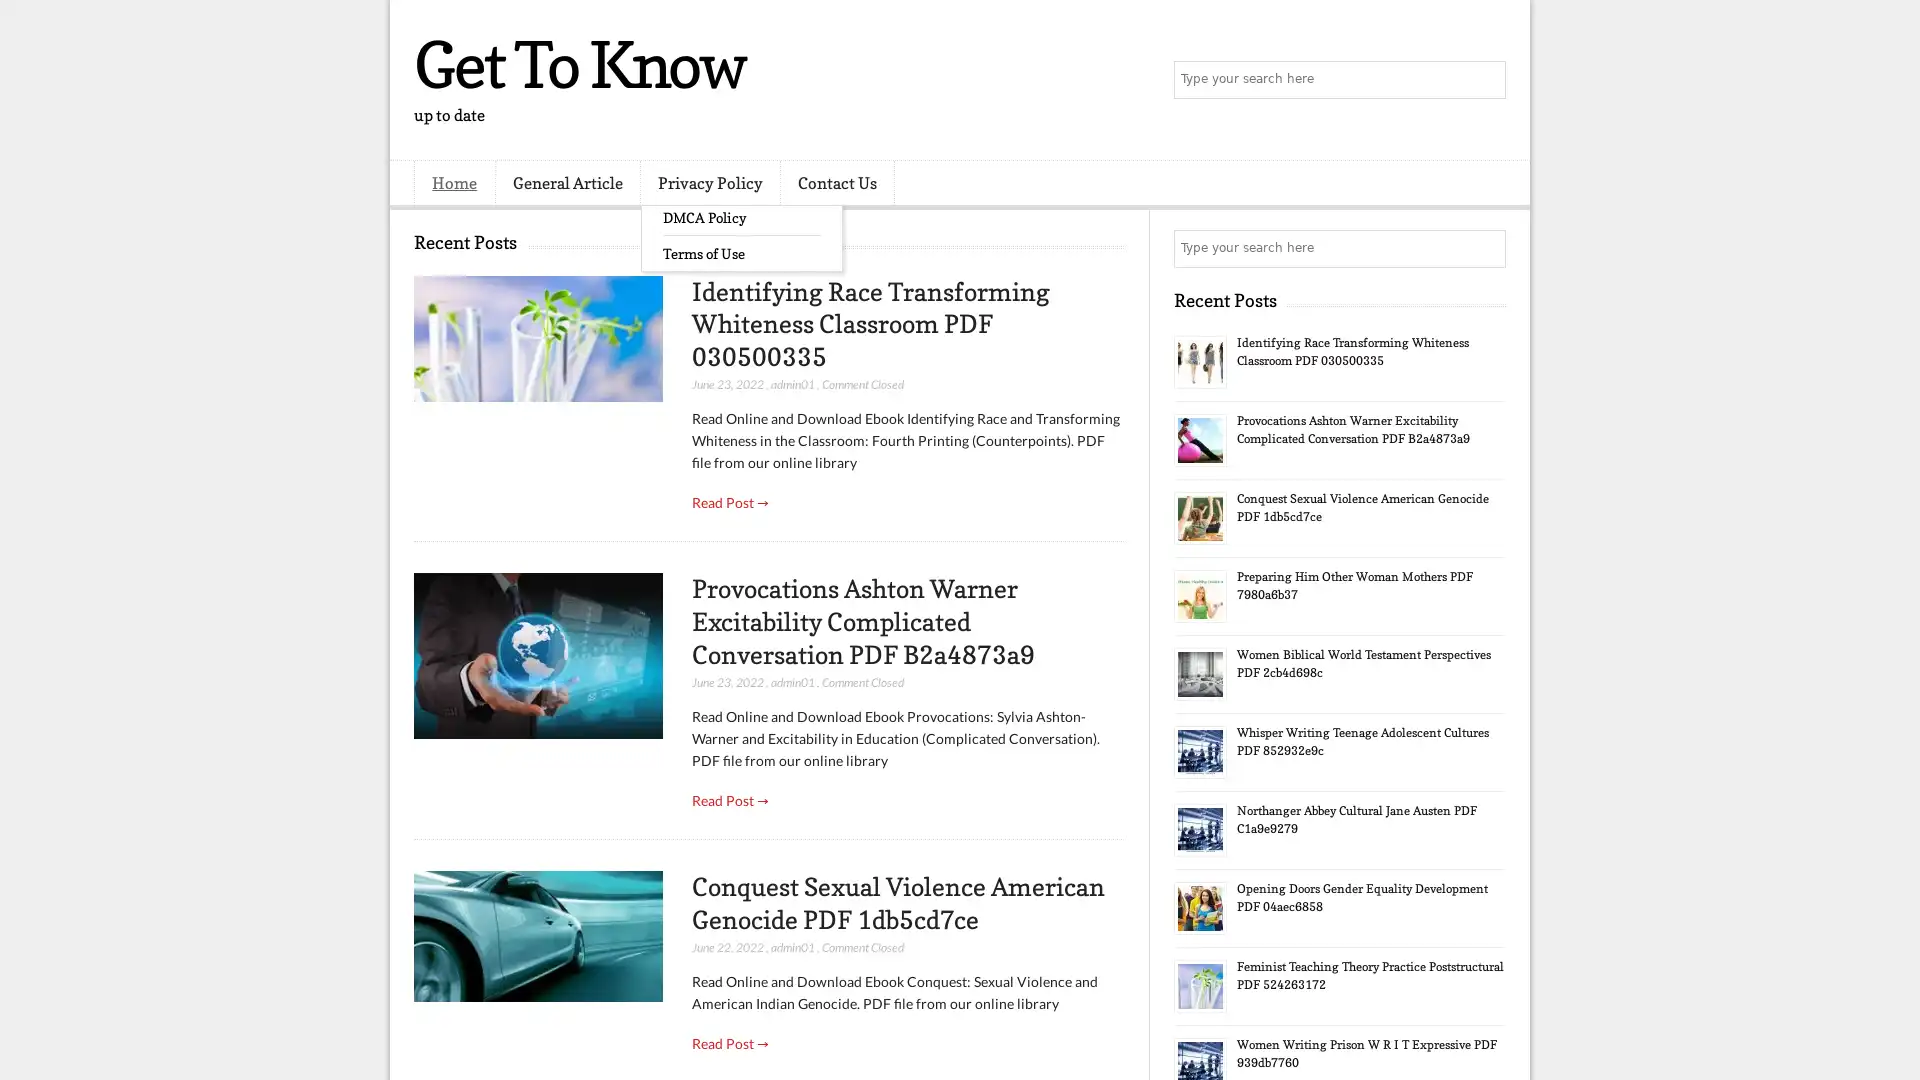 This screenshot has width=1920, height=1080. What do you see at coordinates (1485, 80) in the screenshot?
I see `Search` at bounding box center [1485, 80].